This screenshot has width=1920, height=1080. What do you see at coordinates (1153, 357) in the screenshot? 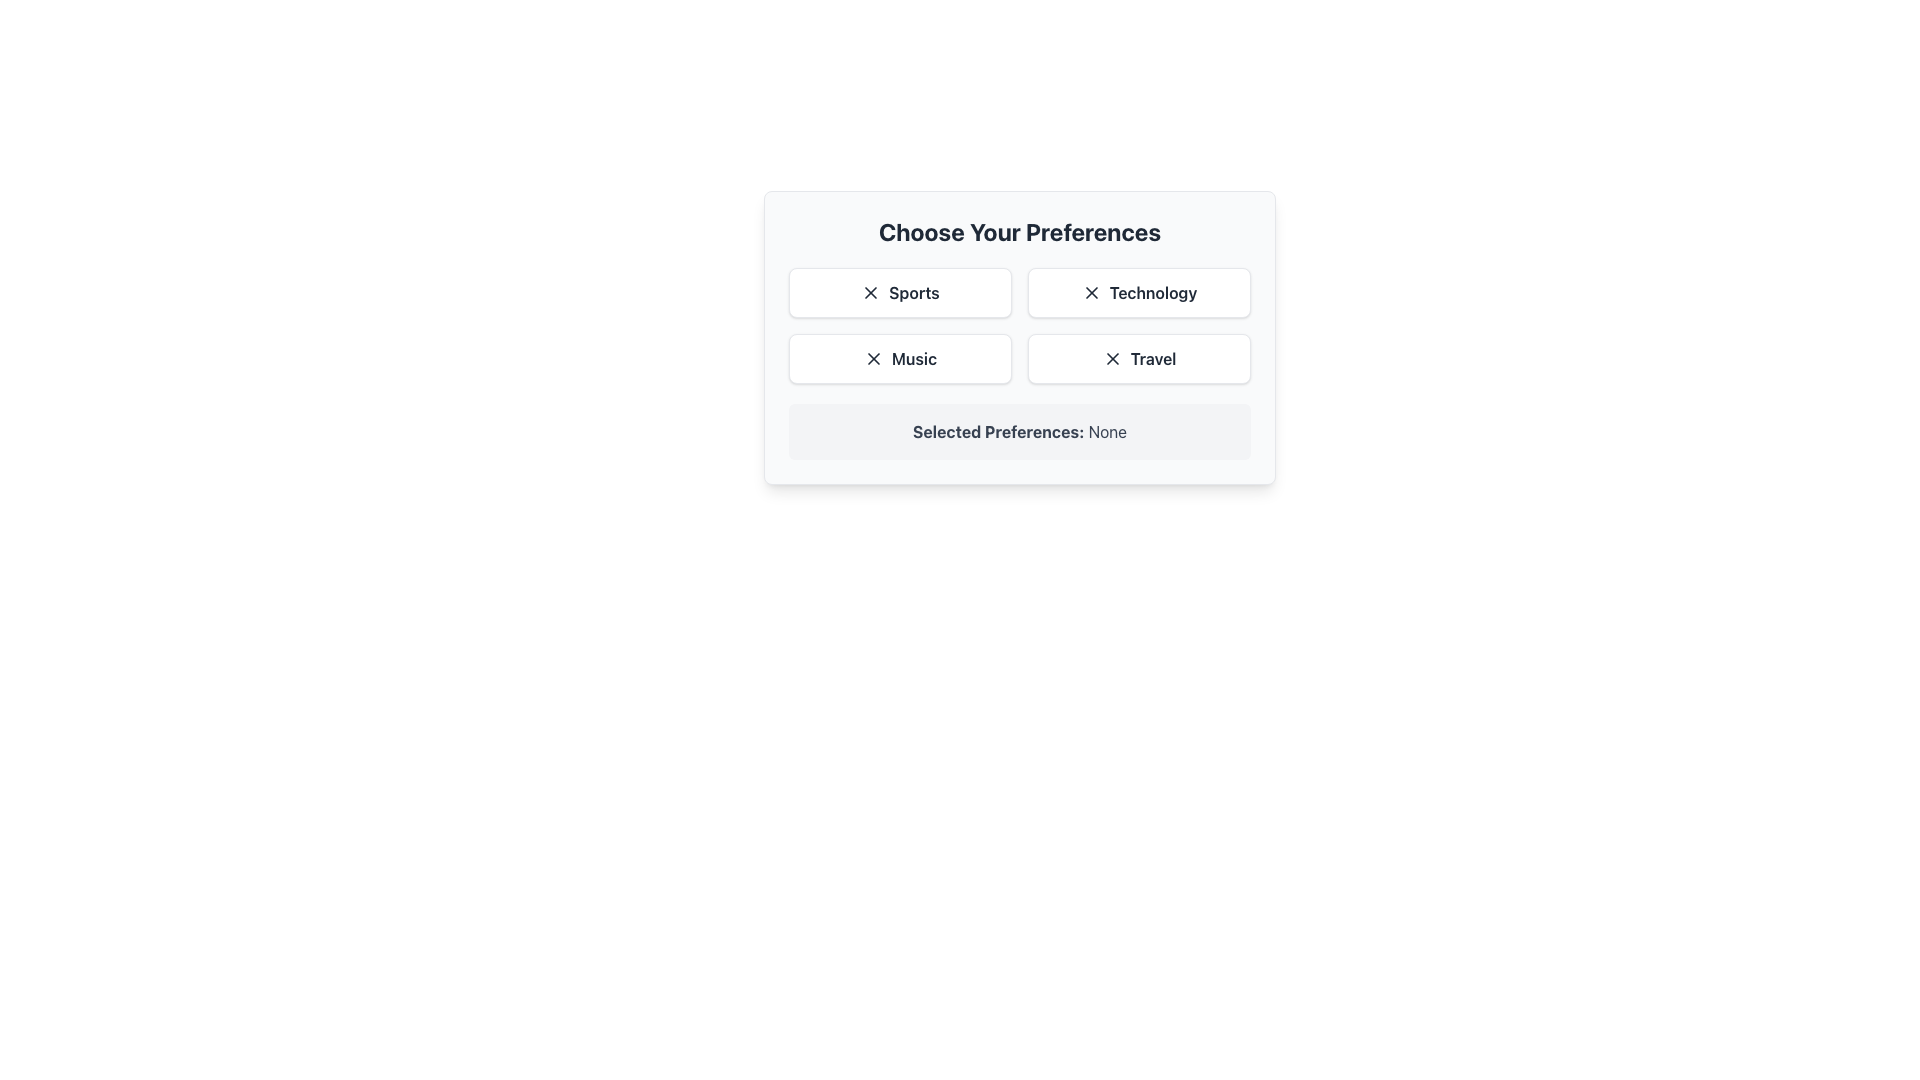
I see `the 'Travel' text label located within the interactive button at the bottom-right of the 'Choose Your Preferences' dialog` at bounding box center [1153, 357].